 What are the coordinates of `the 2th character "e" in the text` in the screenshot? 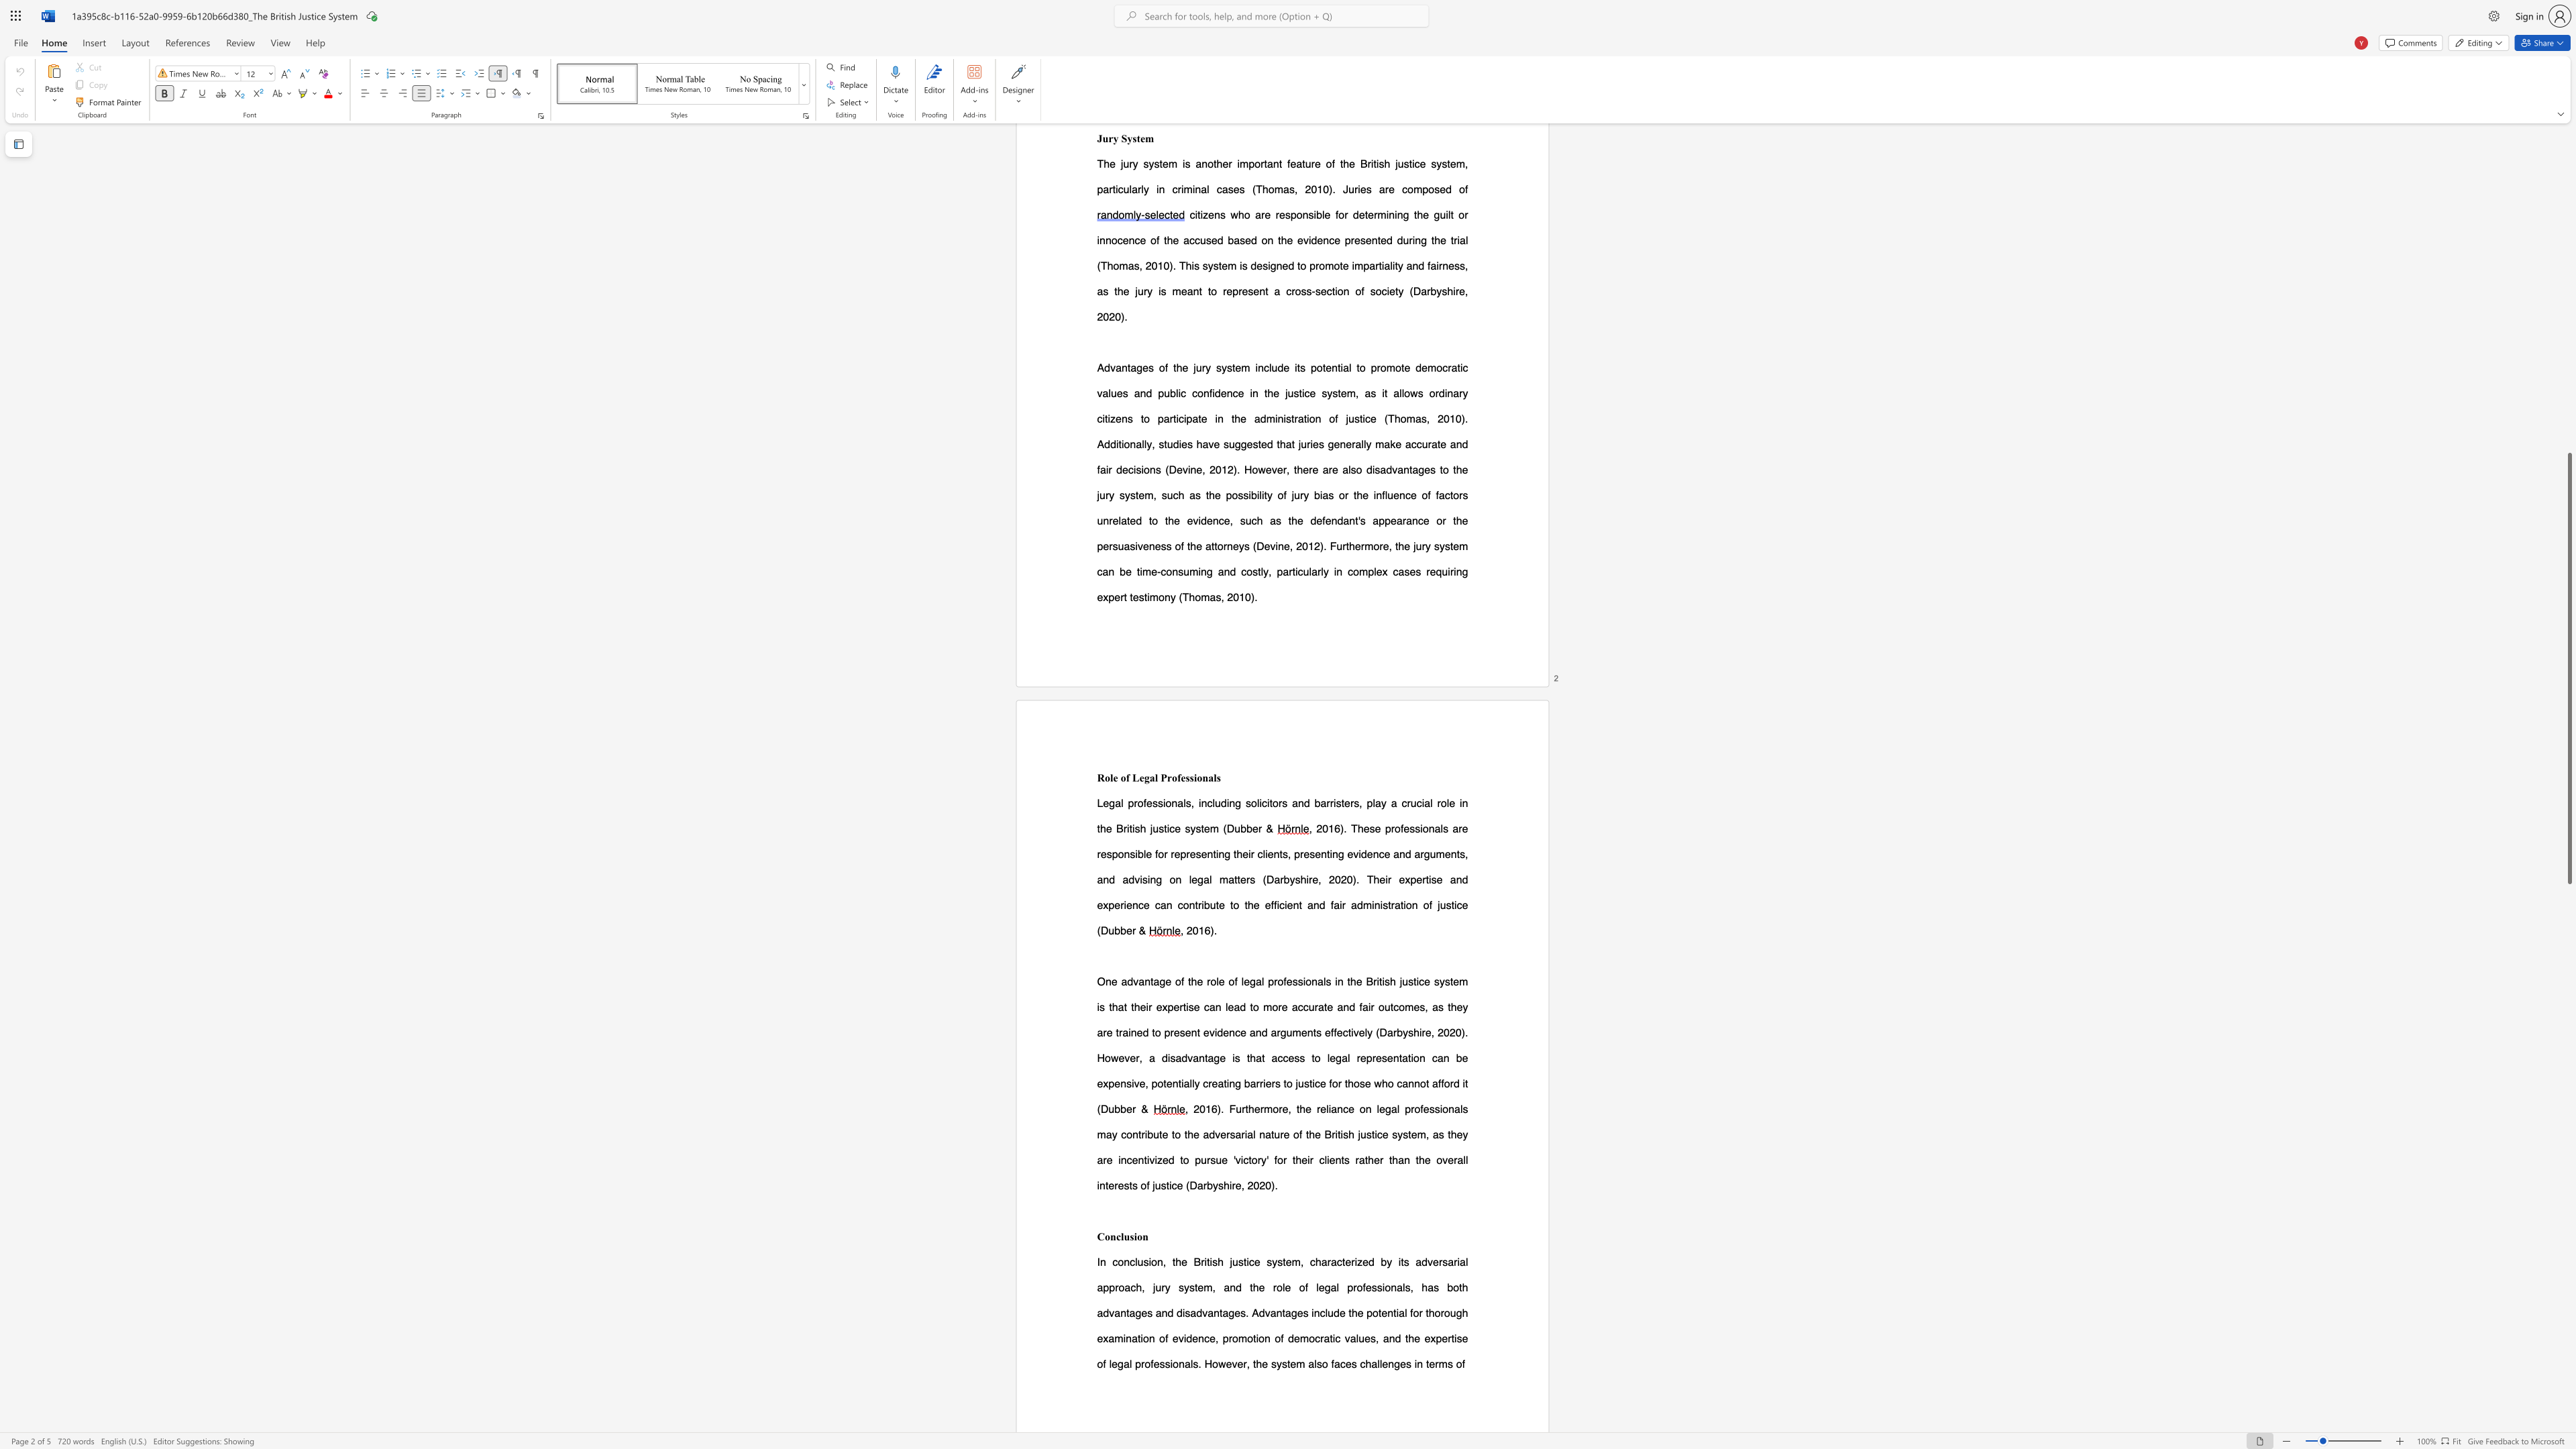 It's located at (1284, 1006).